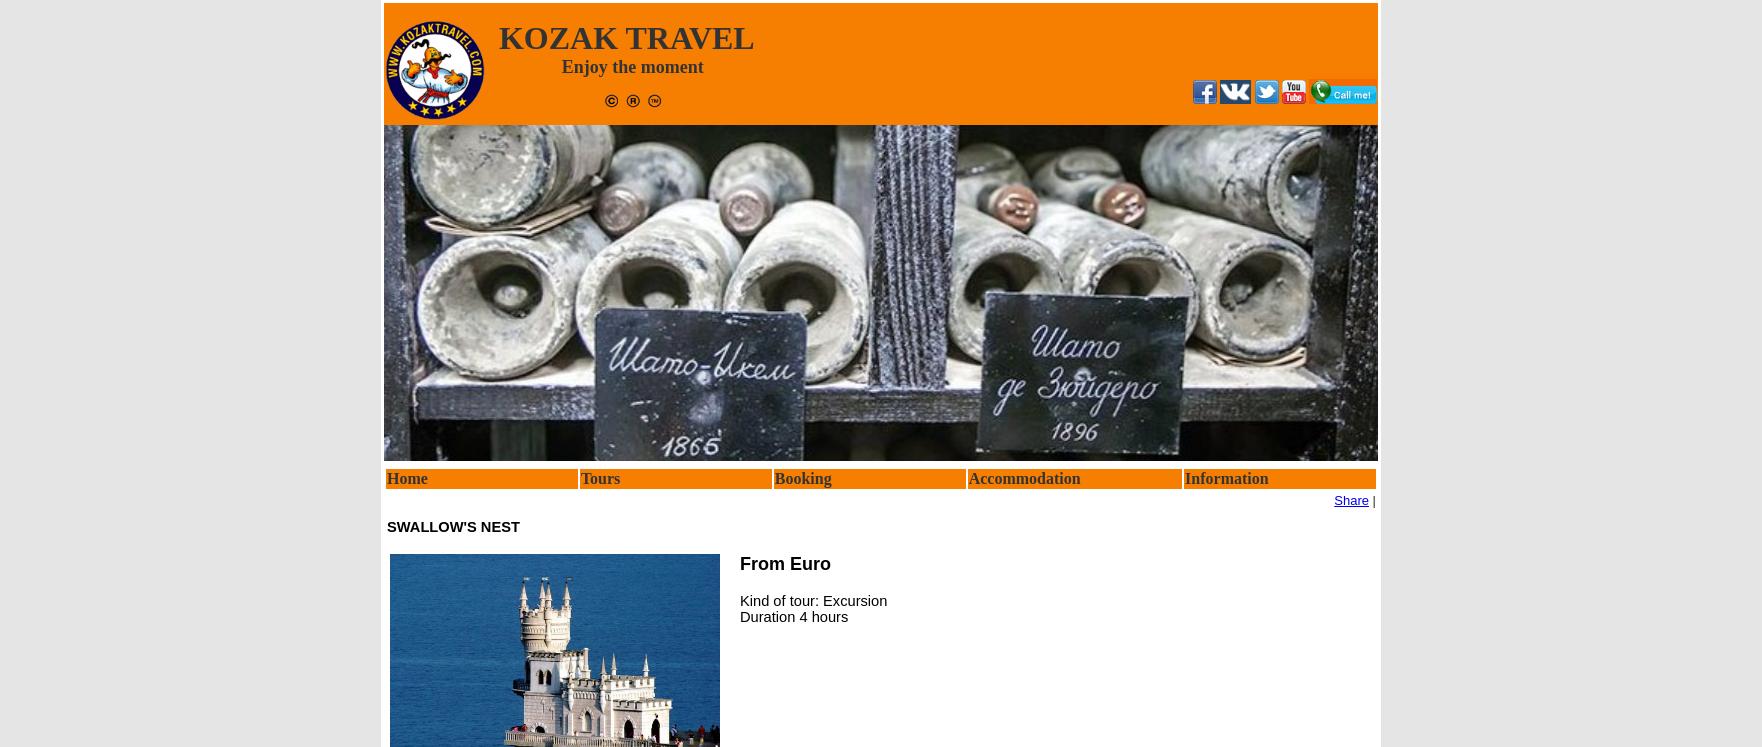 Image resolution: width=1762 pixels, height=747 pixels. I want to click on 'Crimean wine (8 days)', so click(659, 609).